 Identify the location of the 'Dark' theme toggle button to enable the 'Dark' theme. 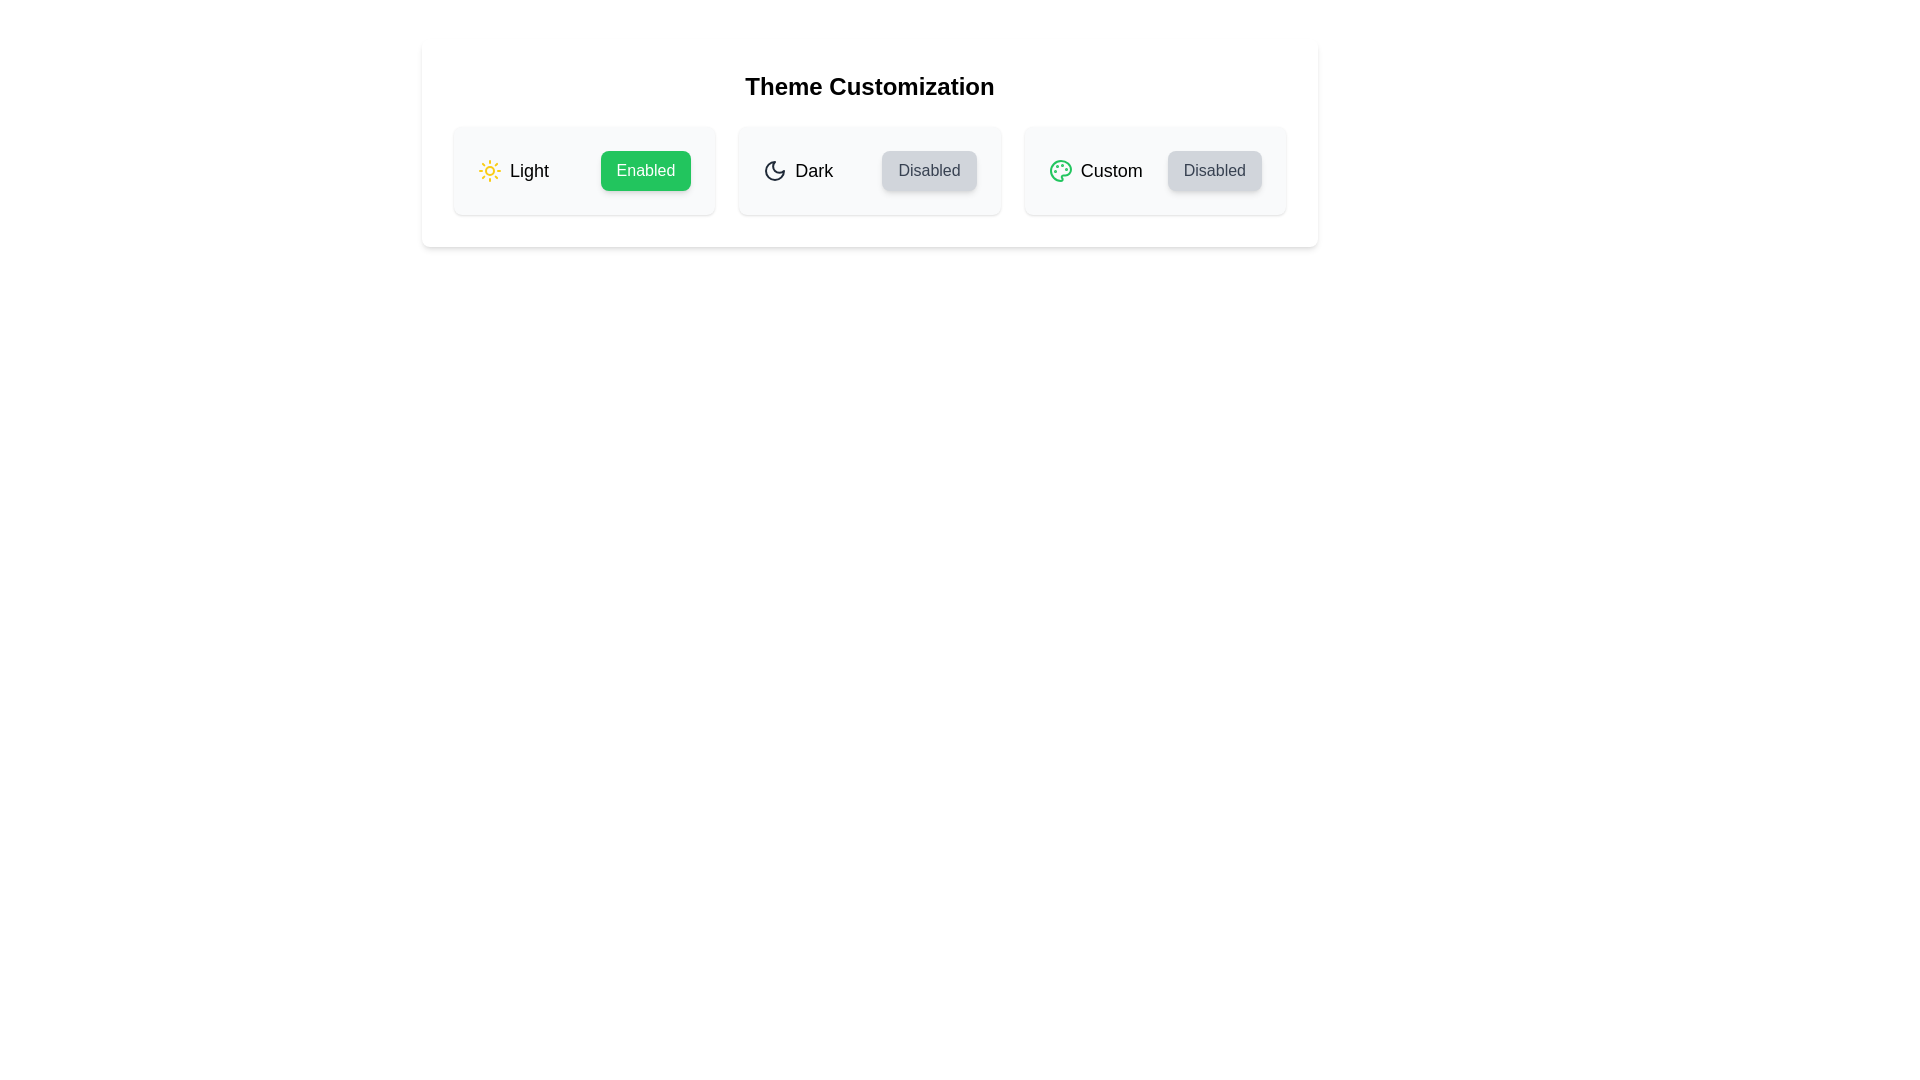
(928, 169).